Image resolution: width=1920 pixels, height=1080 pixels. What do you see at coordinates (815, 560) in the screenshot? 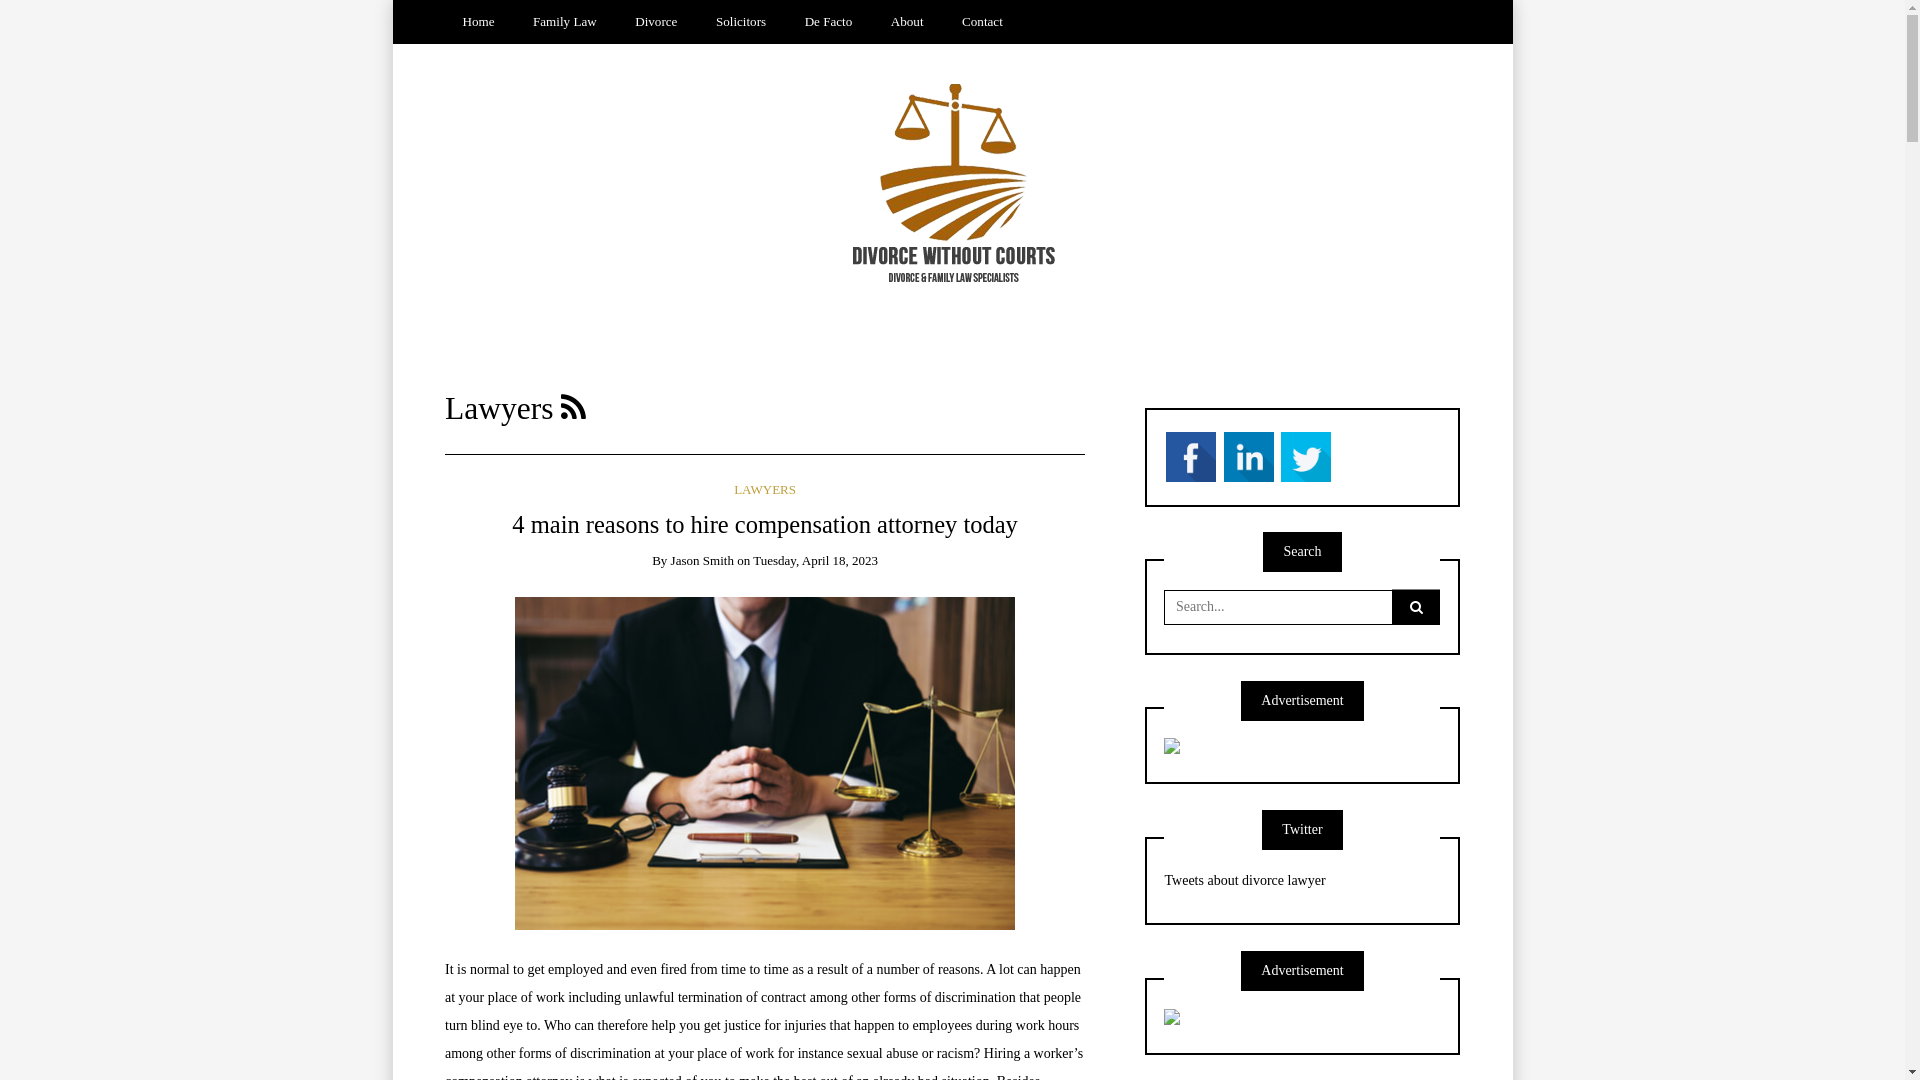
I see `'Tuesday, April 18, 2023'` at bounding box center [815, 560].